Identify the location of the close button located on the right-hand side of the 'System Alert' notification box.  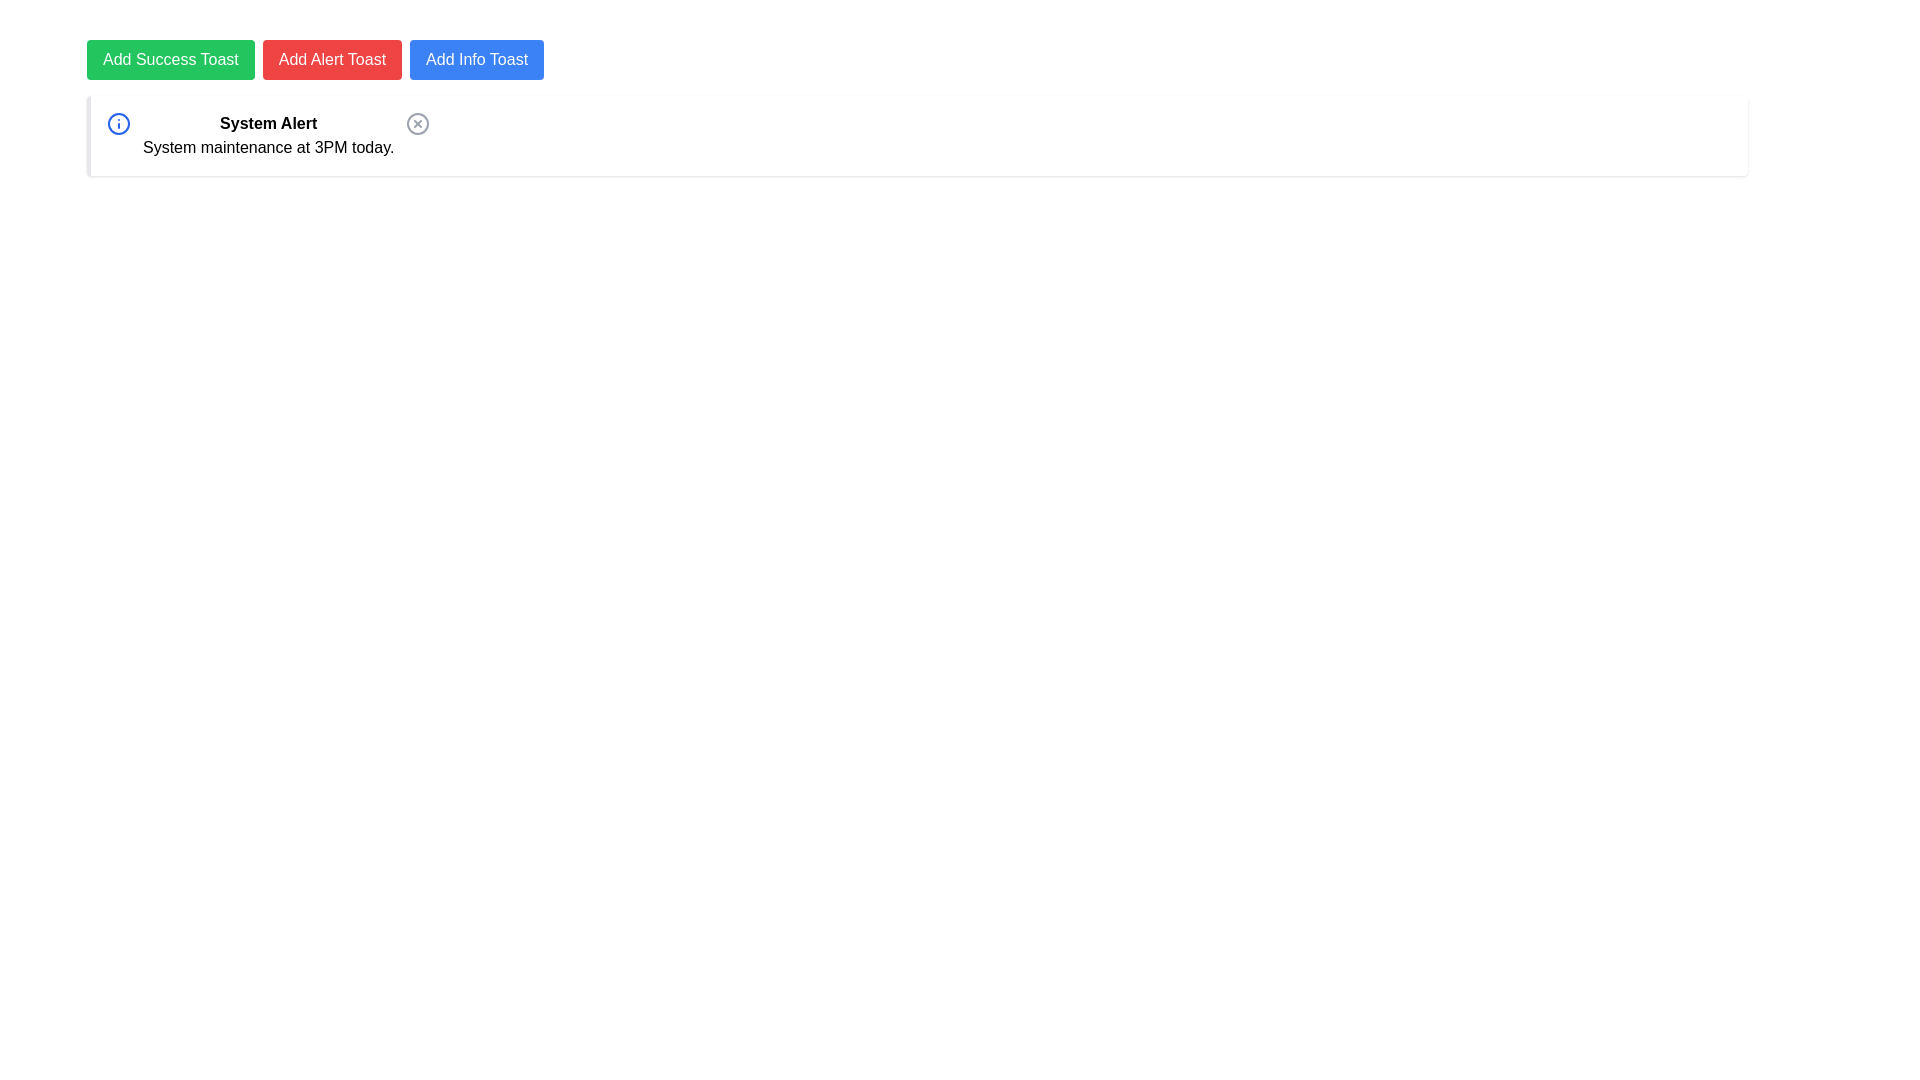
(417, 123).